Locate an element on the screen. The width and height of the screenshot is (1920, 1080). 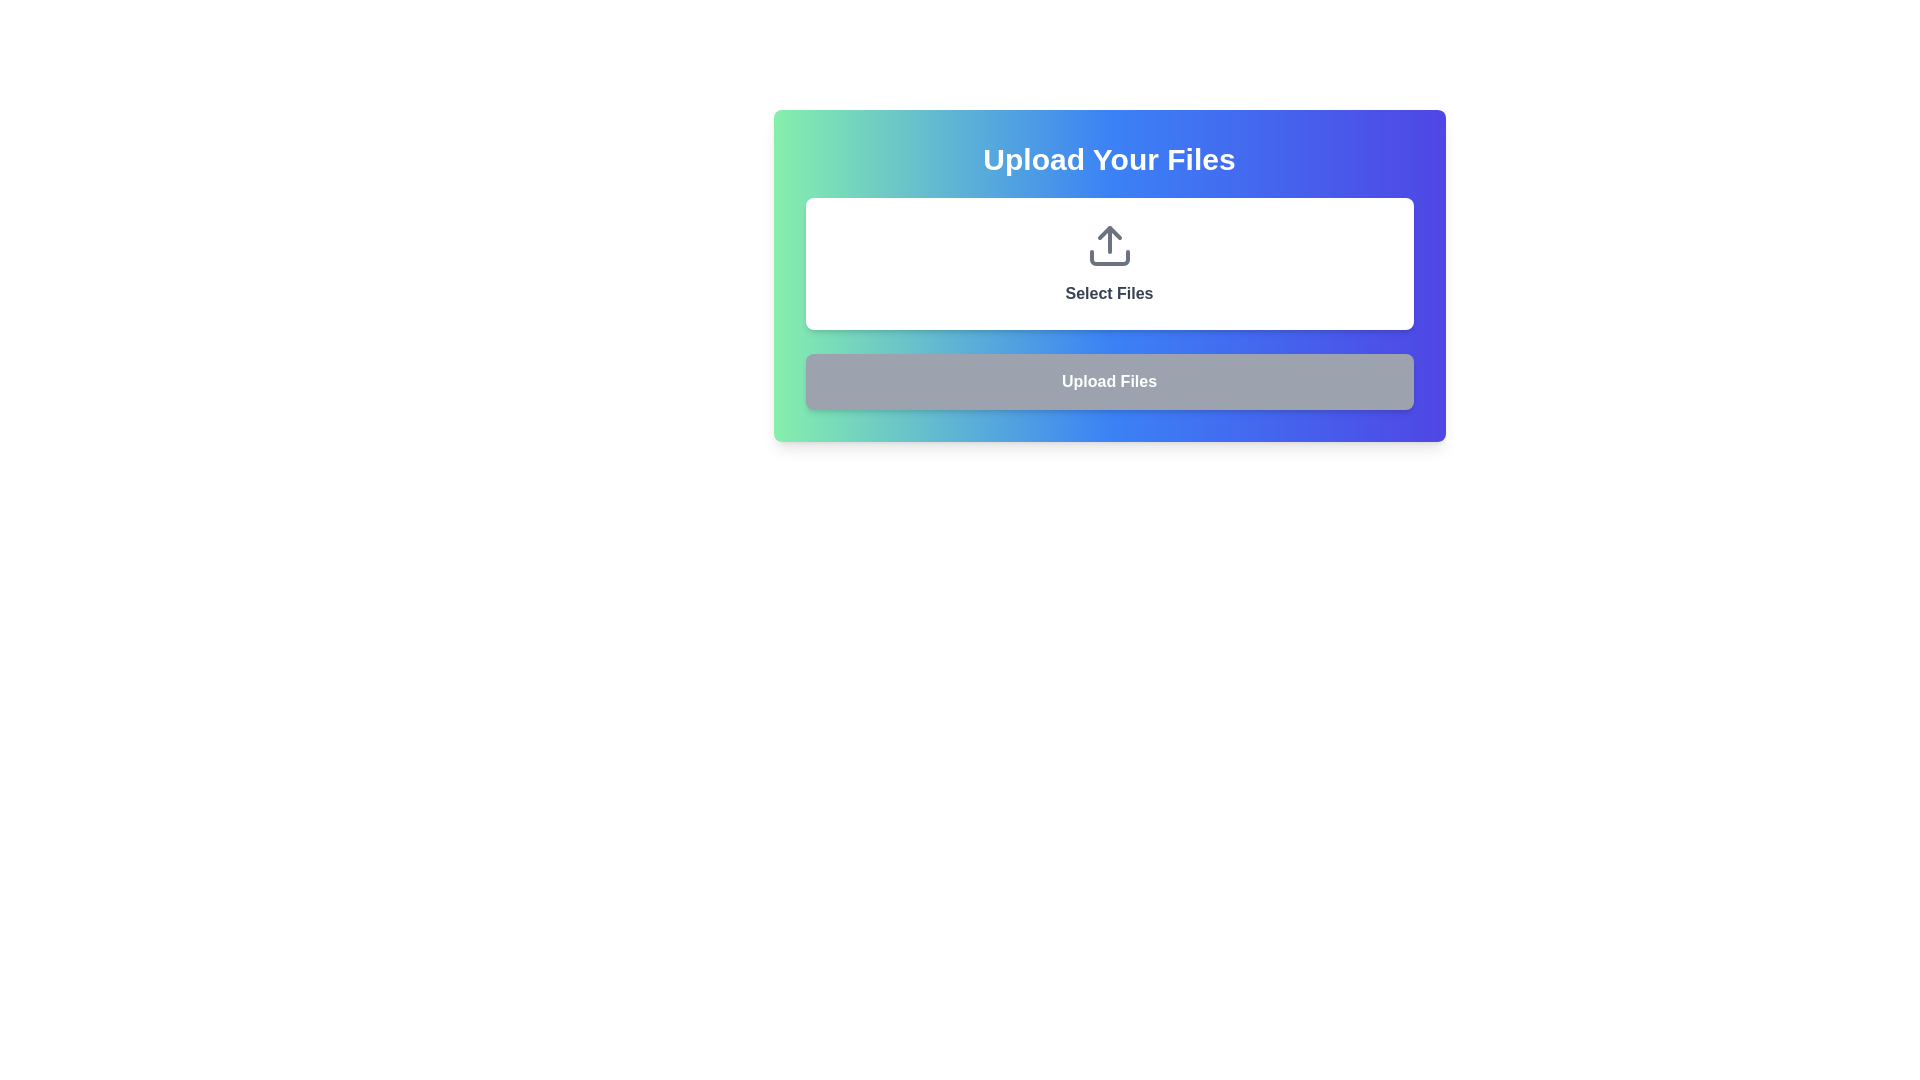
the File selection prompt which consists of an upload icon and a text label saying 'Select Files' is located at coordinates (1108, 262).